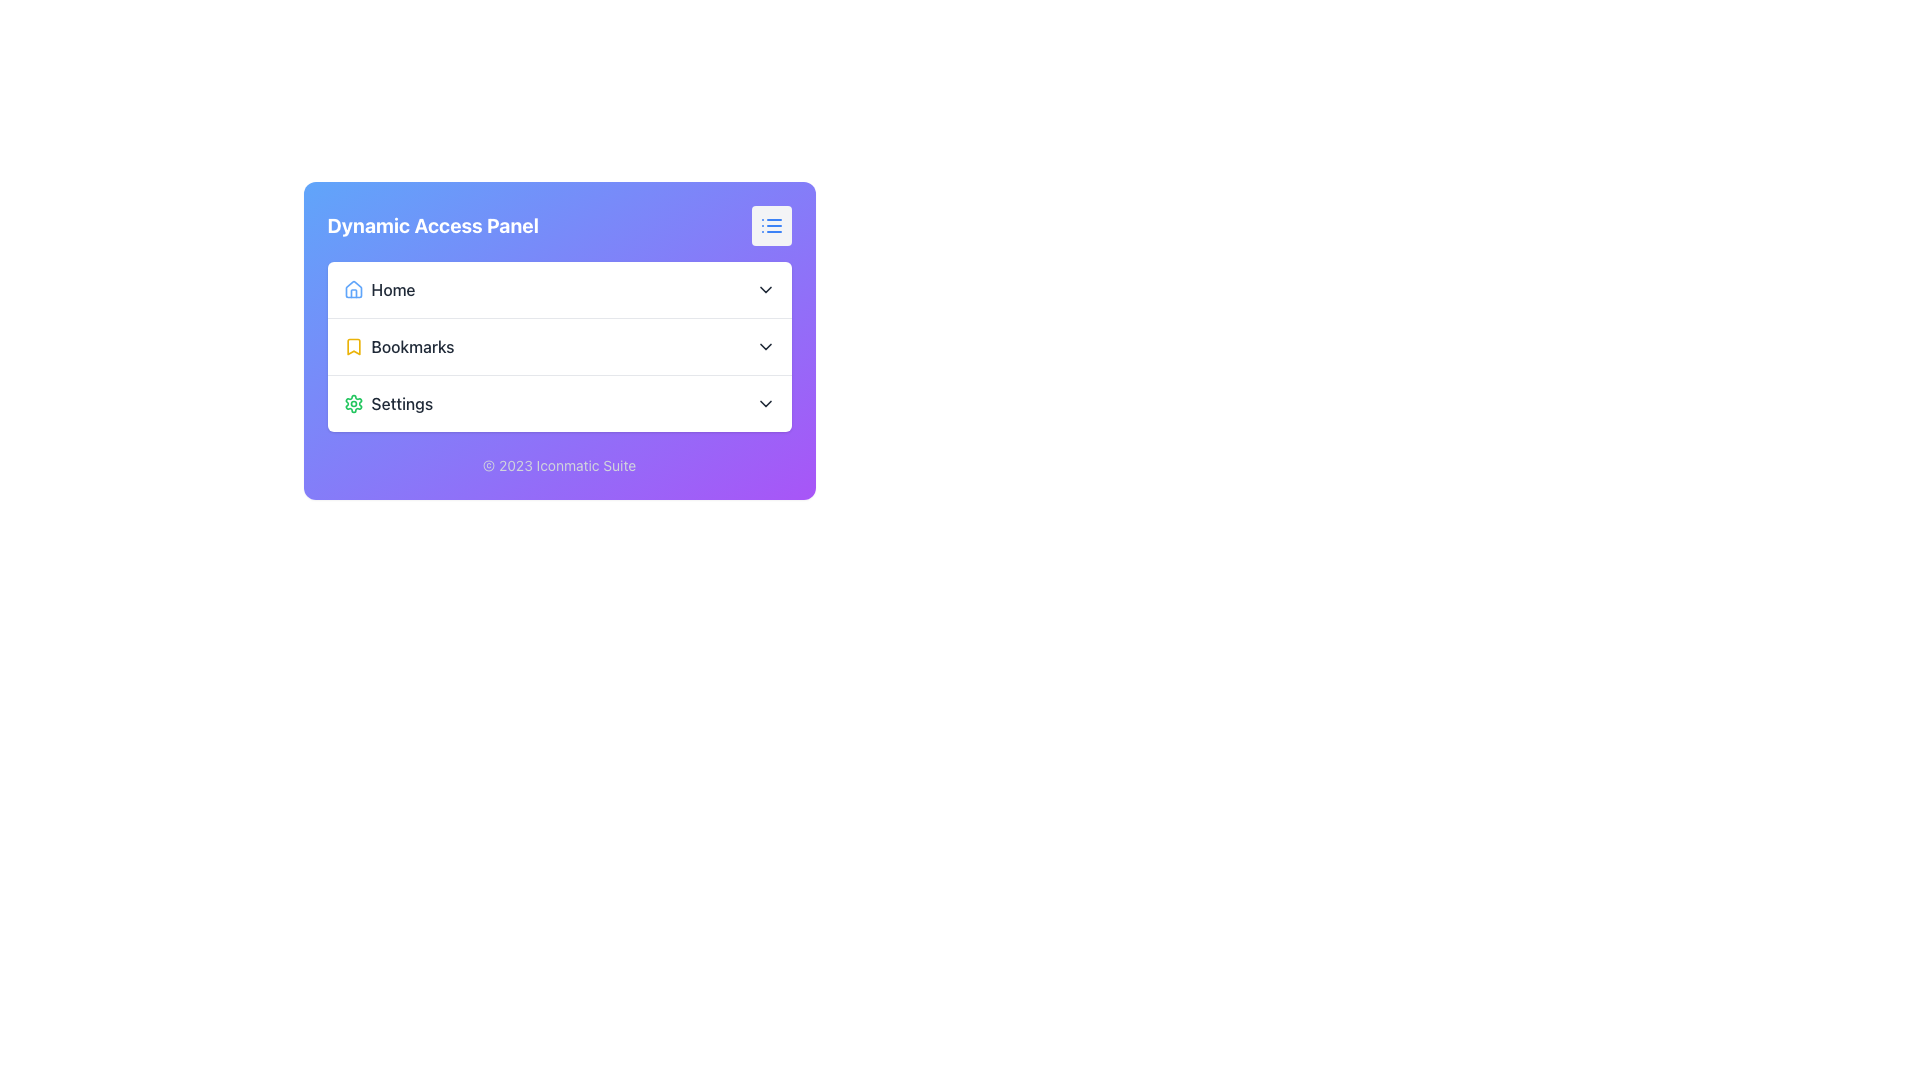  Describe the element at coordinates (398, 346) in the screenshot. I see `the 'Bookmarks' navigation label, which features a yellow bookmark icon and black text on a white background` at that location.